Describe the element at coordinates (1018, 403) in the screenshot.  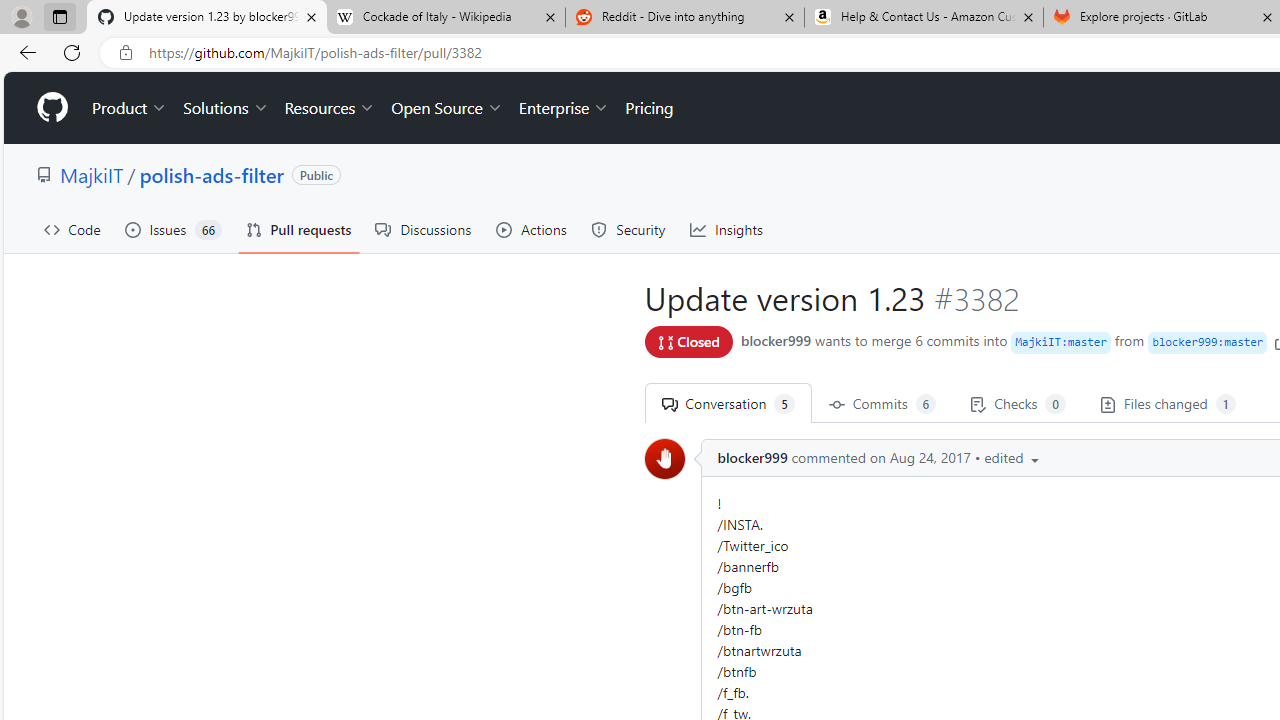
I see `' Checks 0'` at that location.